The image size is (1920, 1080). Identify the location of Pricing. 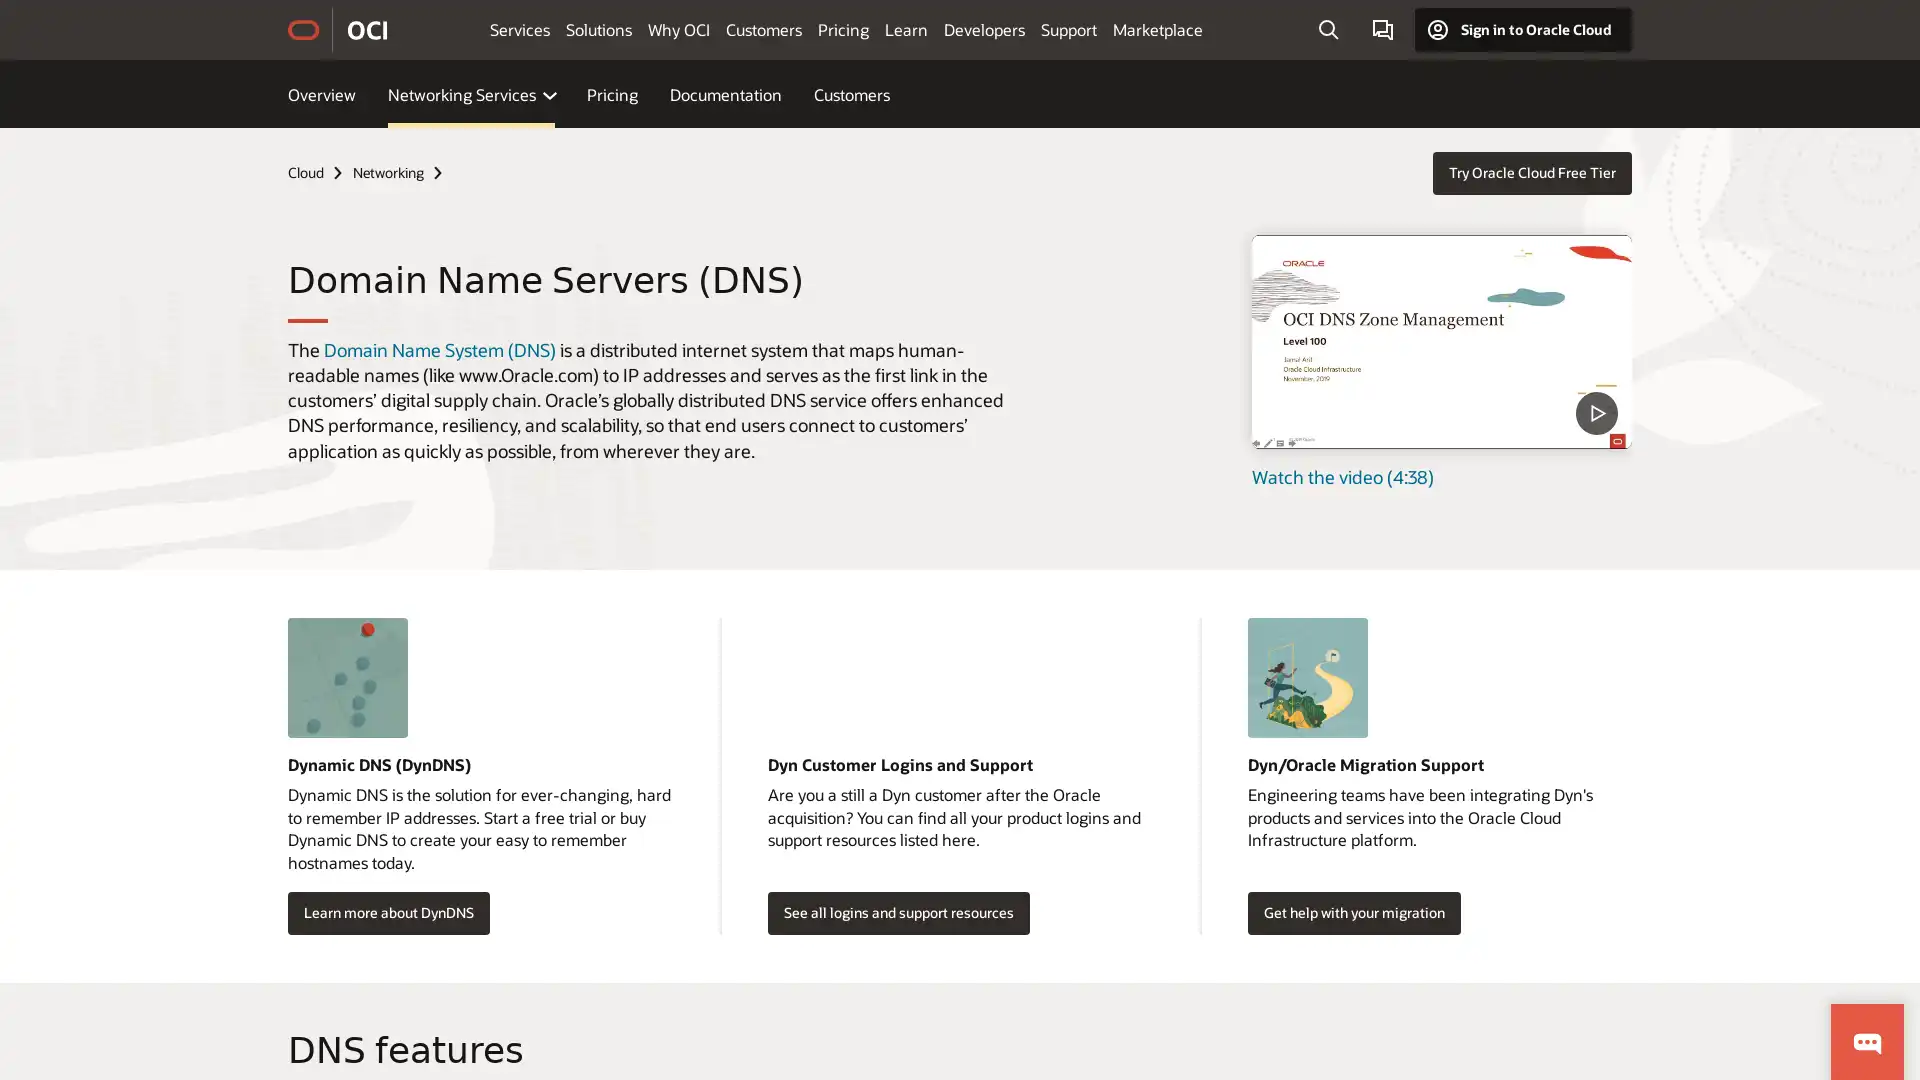
(843, 29).